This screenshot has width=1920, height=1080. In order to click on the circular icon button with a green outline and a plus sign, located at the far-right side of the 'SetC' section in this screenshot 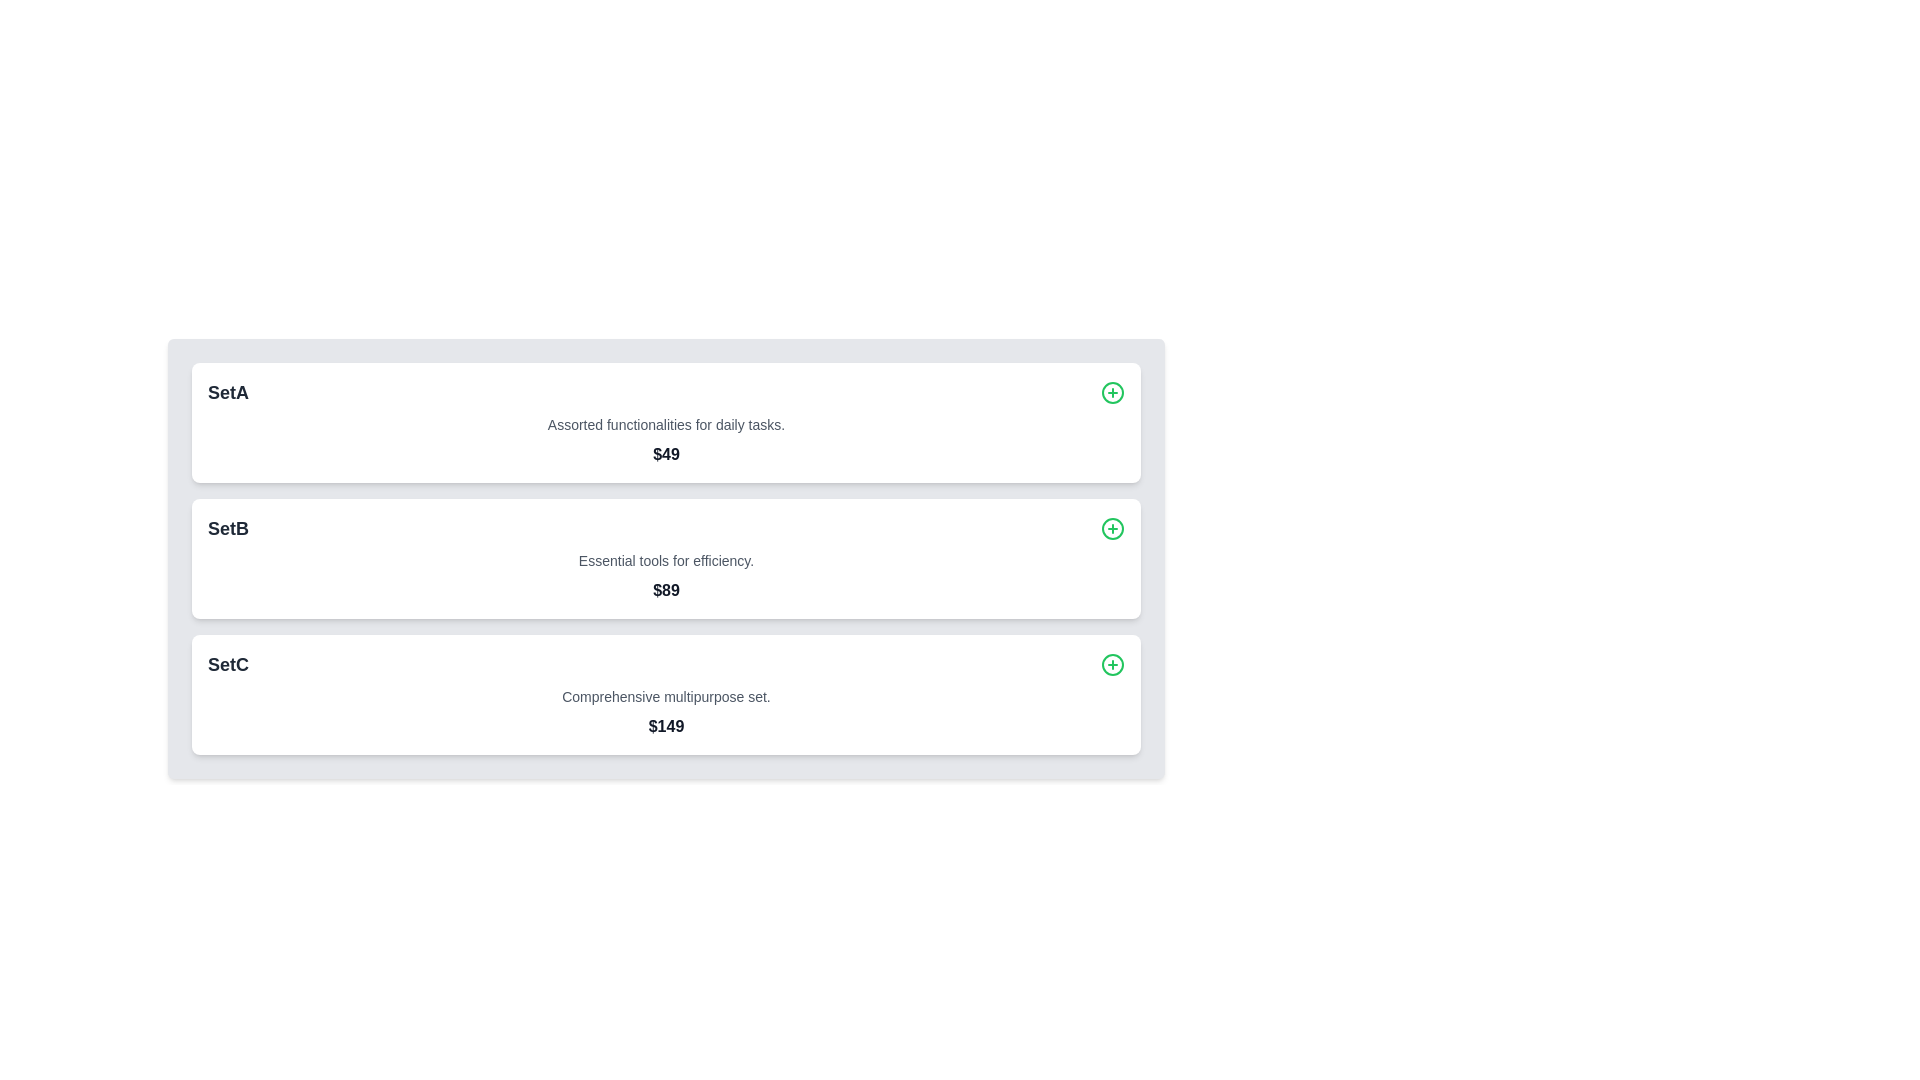, I will do `click(1112, 664)`.